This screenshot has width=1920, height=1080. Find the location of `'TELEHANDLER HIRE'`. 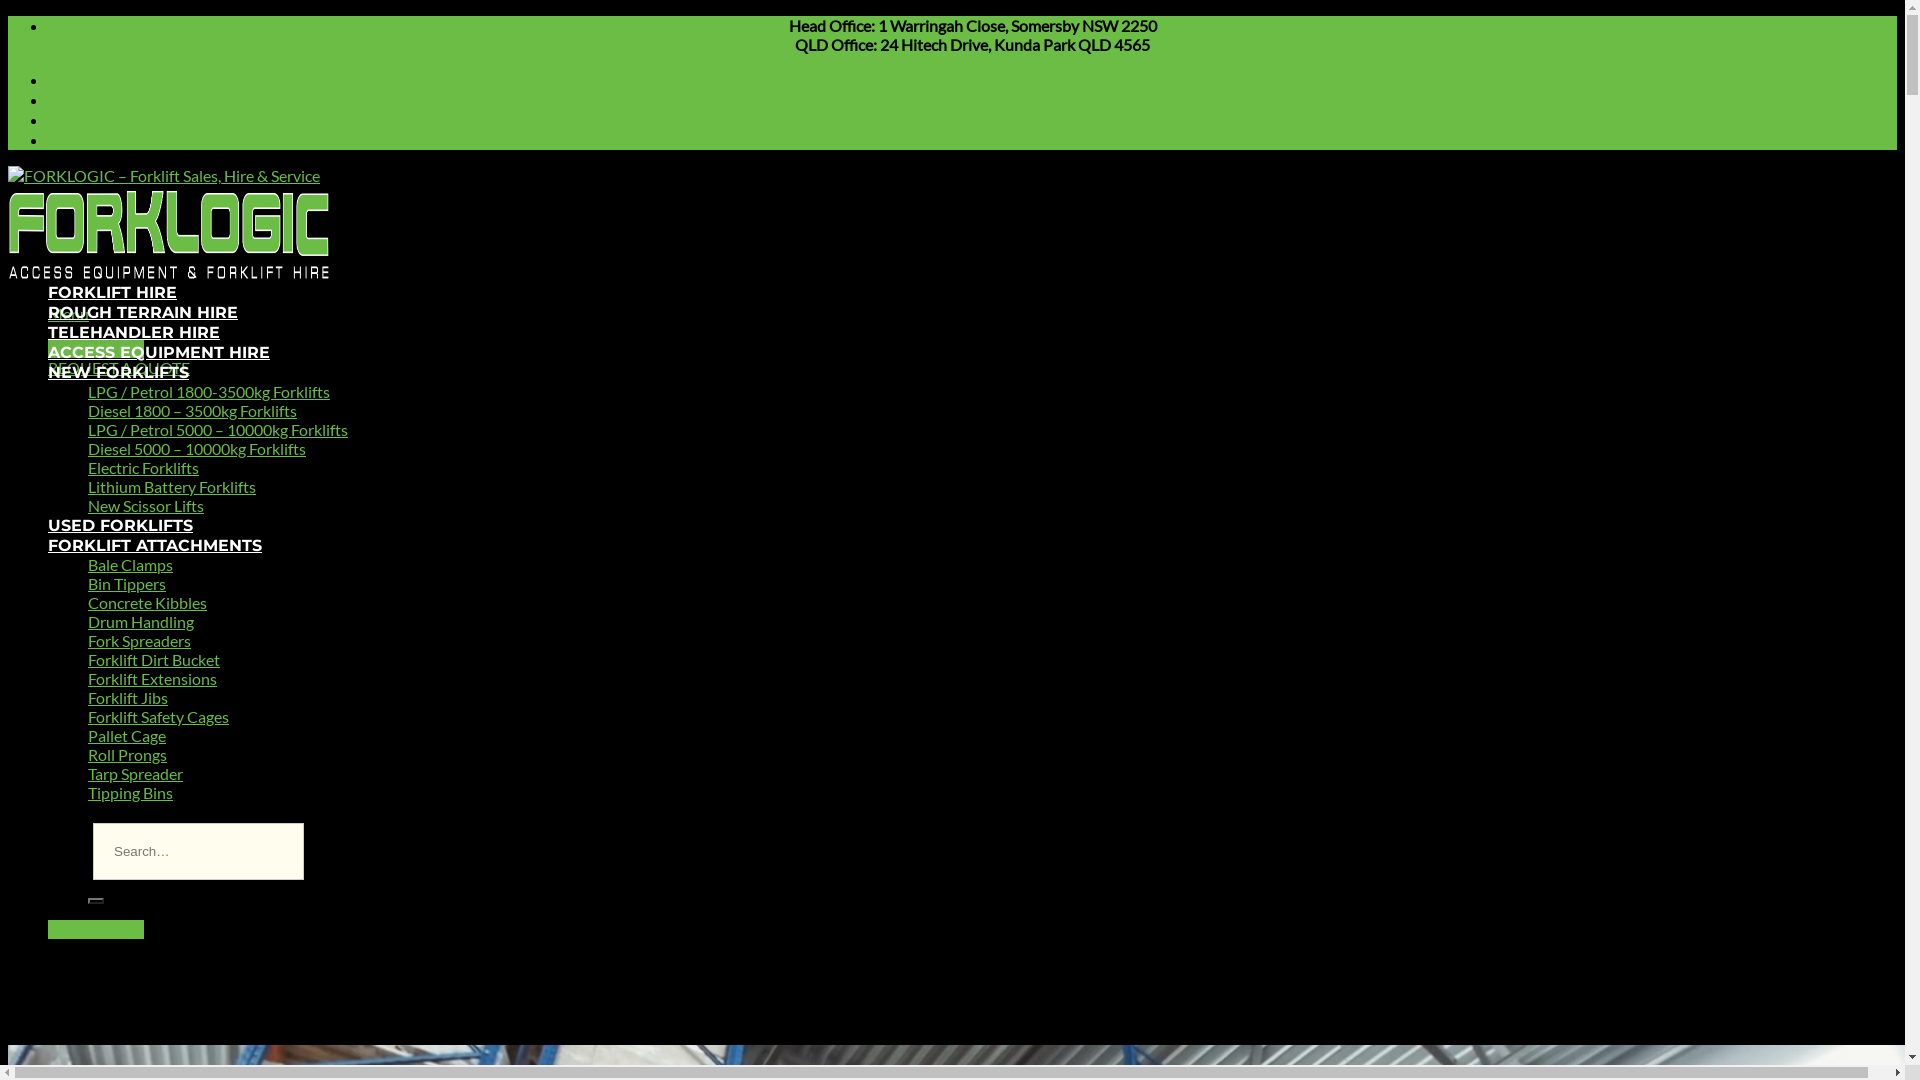

'TELEHANDLER HIRE' is located at coordinates (133, 331).